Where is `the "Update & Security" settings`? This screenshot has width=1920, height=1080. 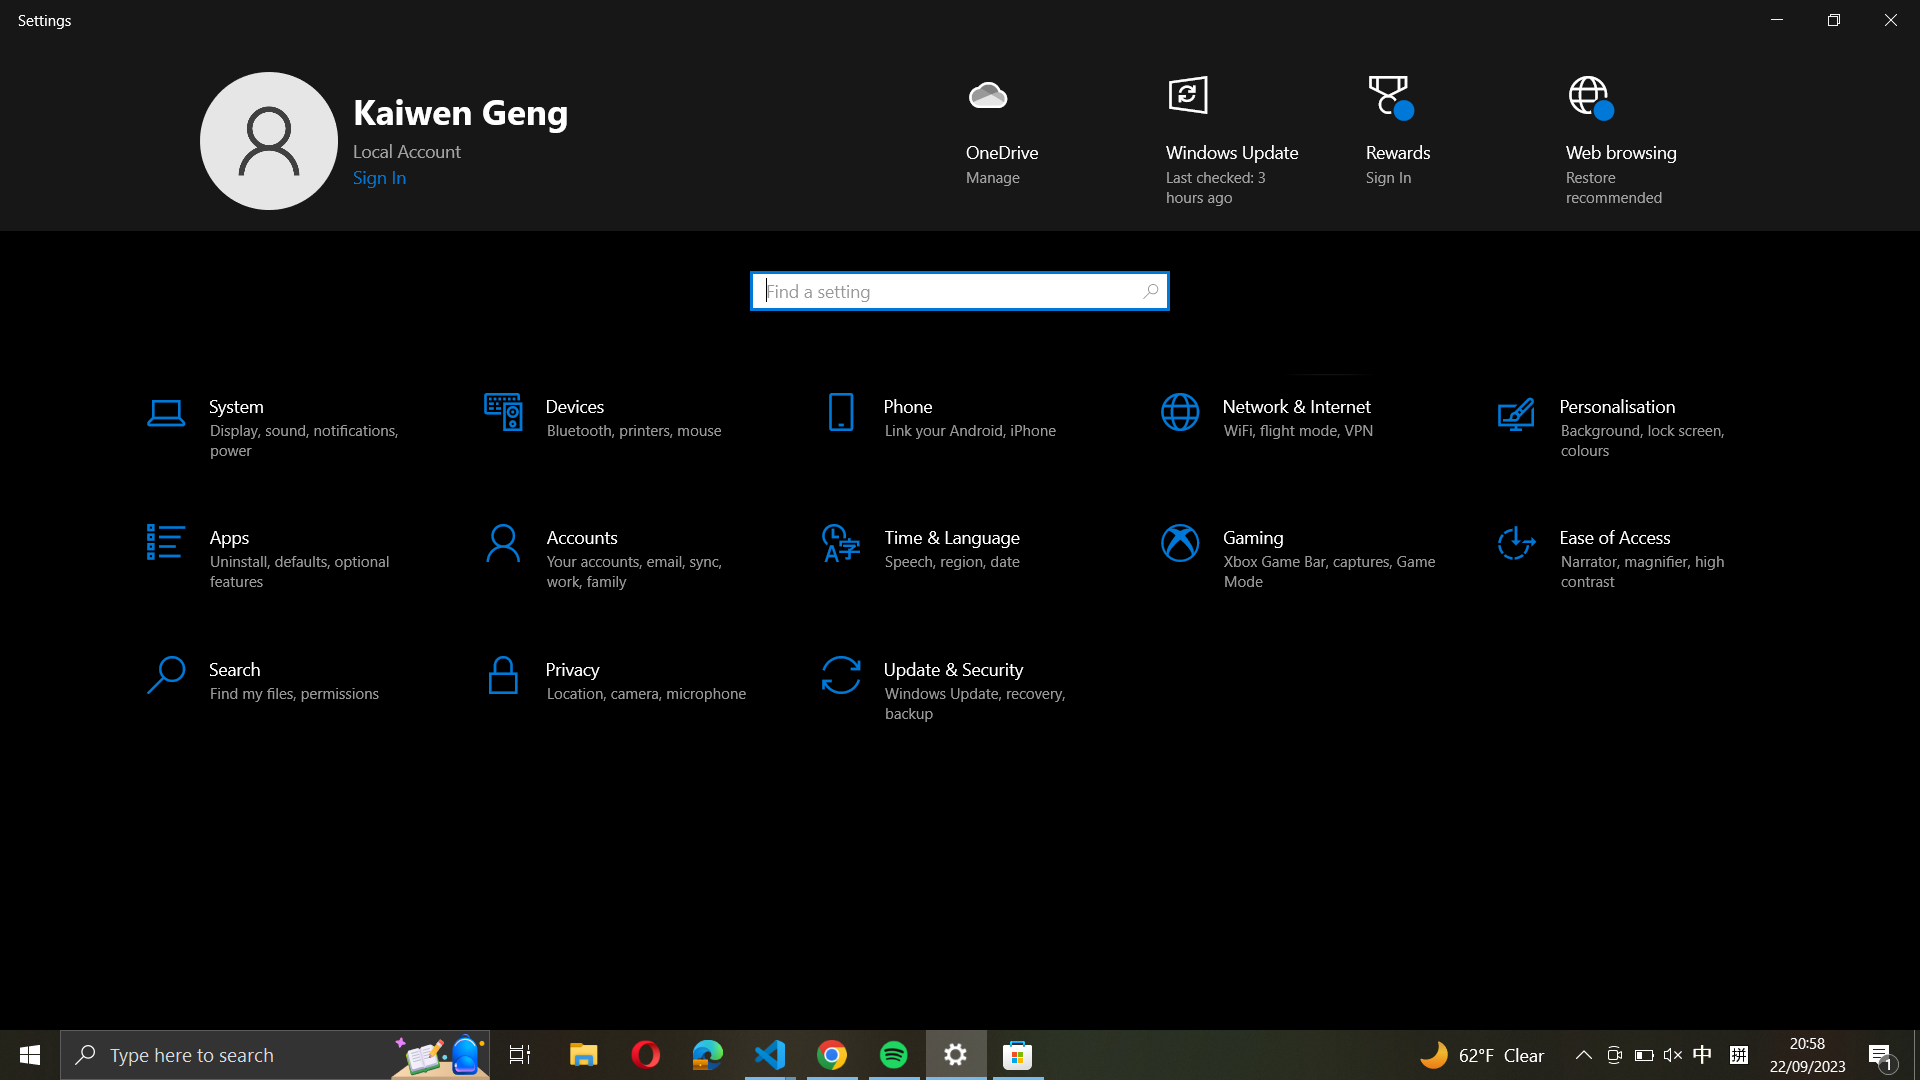
the "Update & Security" settings is located at coordinates (961, 684).